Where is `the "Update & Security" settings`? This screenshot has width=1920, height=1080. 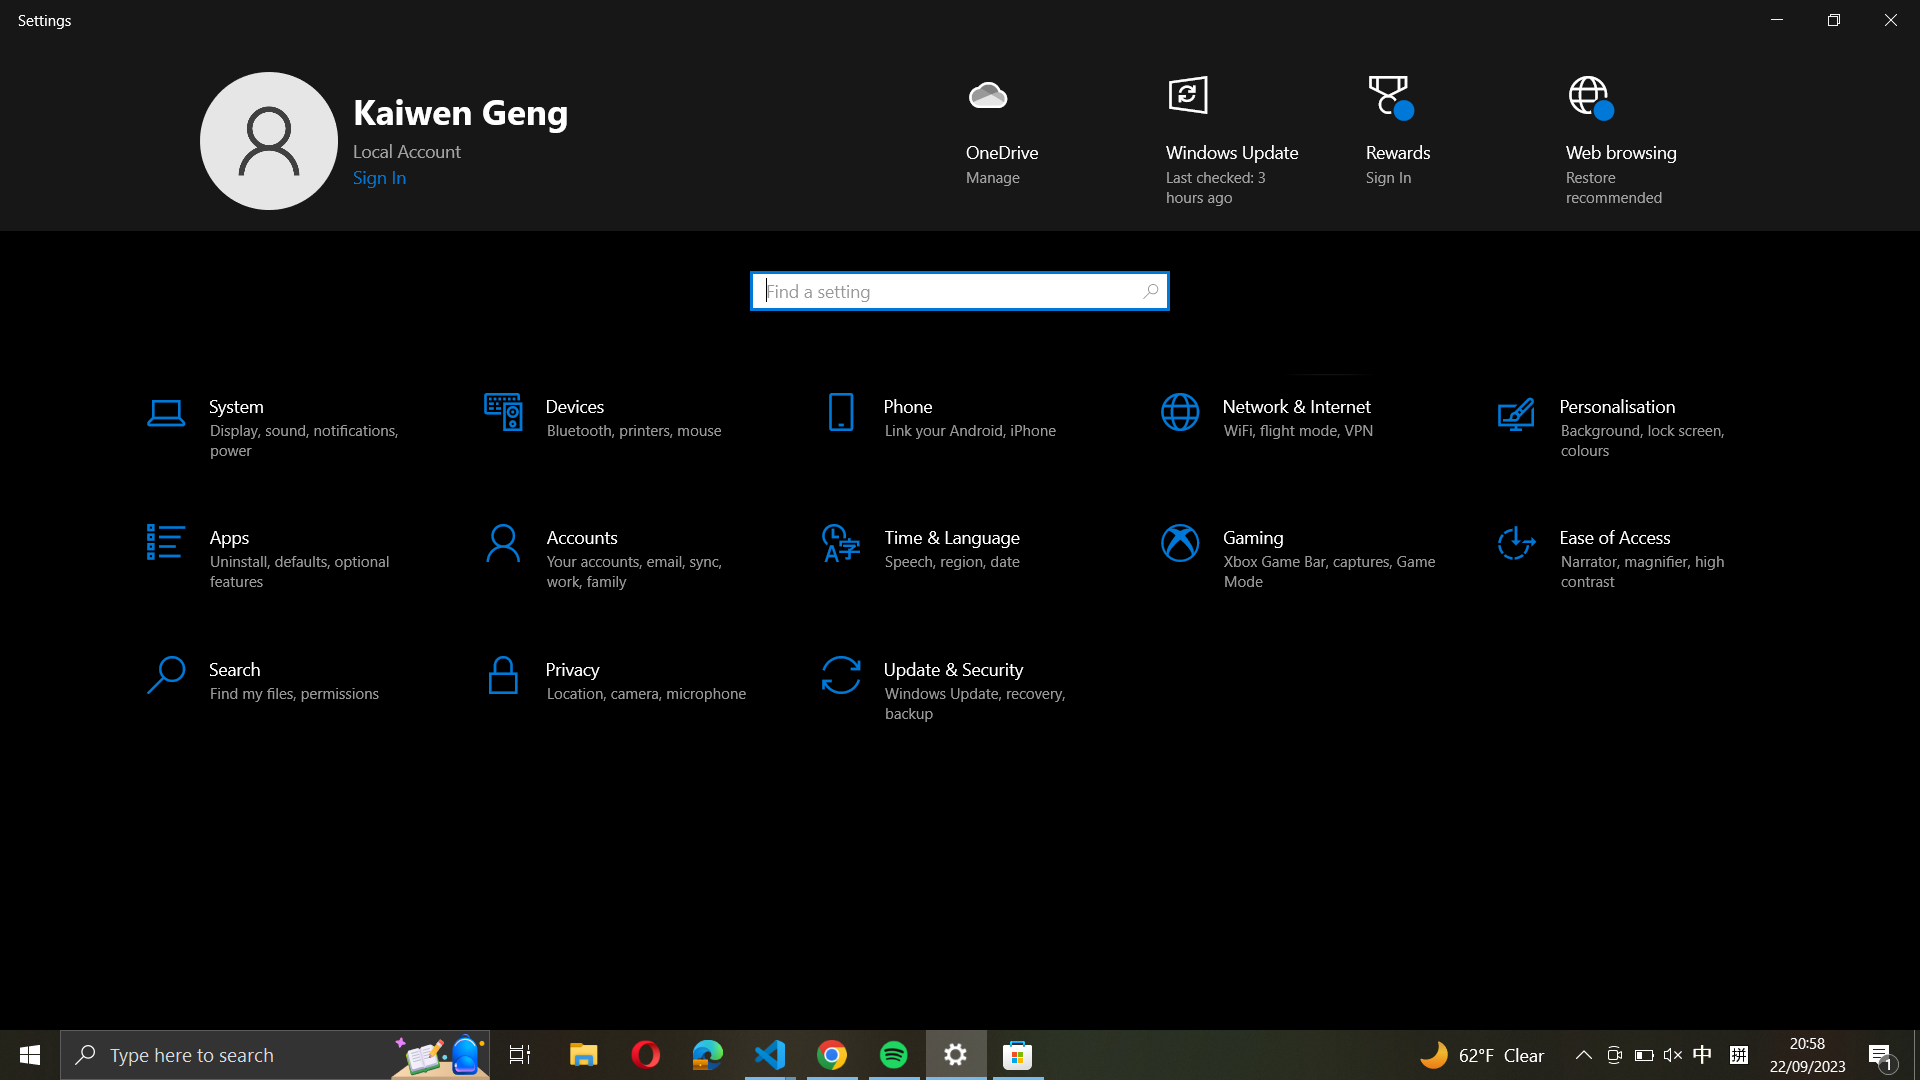
the "Update & Security" settings is located at coordinates (961, 684).